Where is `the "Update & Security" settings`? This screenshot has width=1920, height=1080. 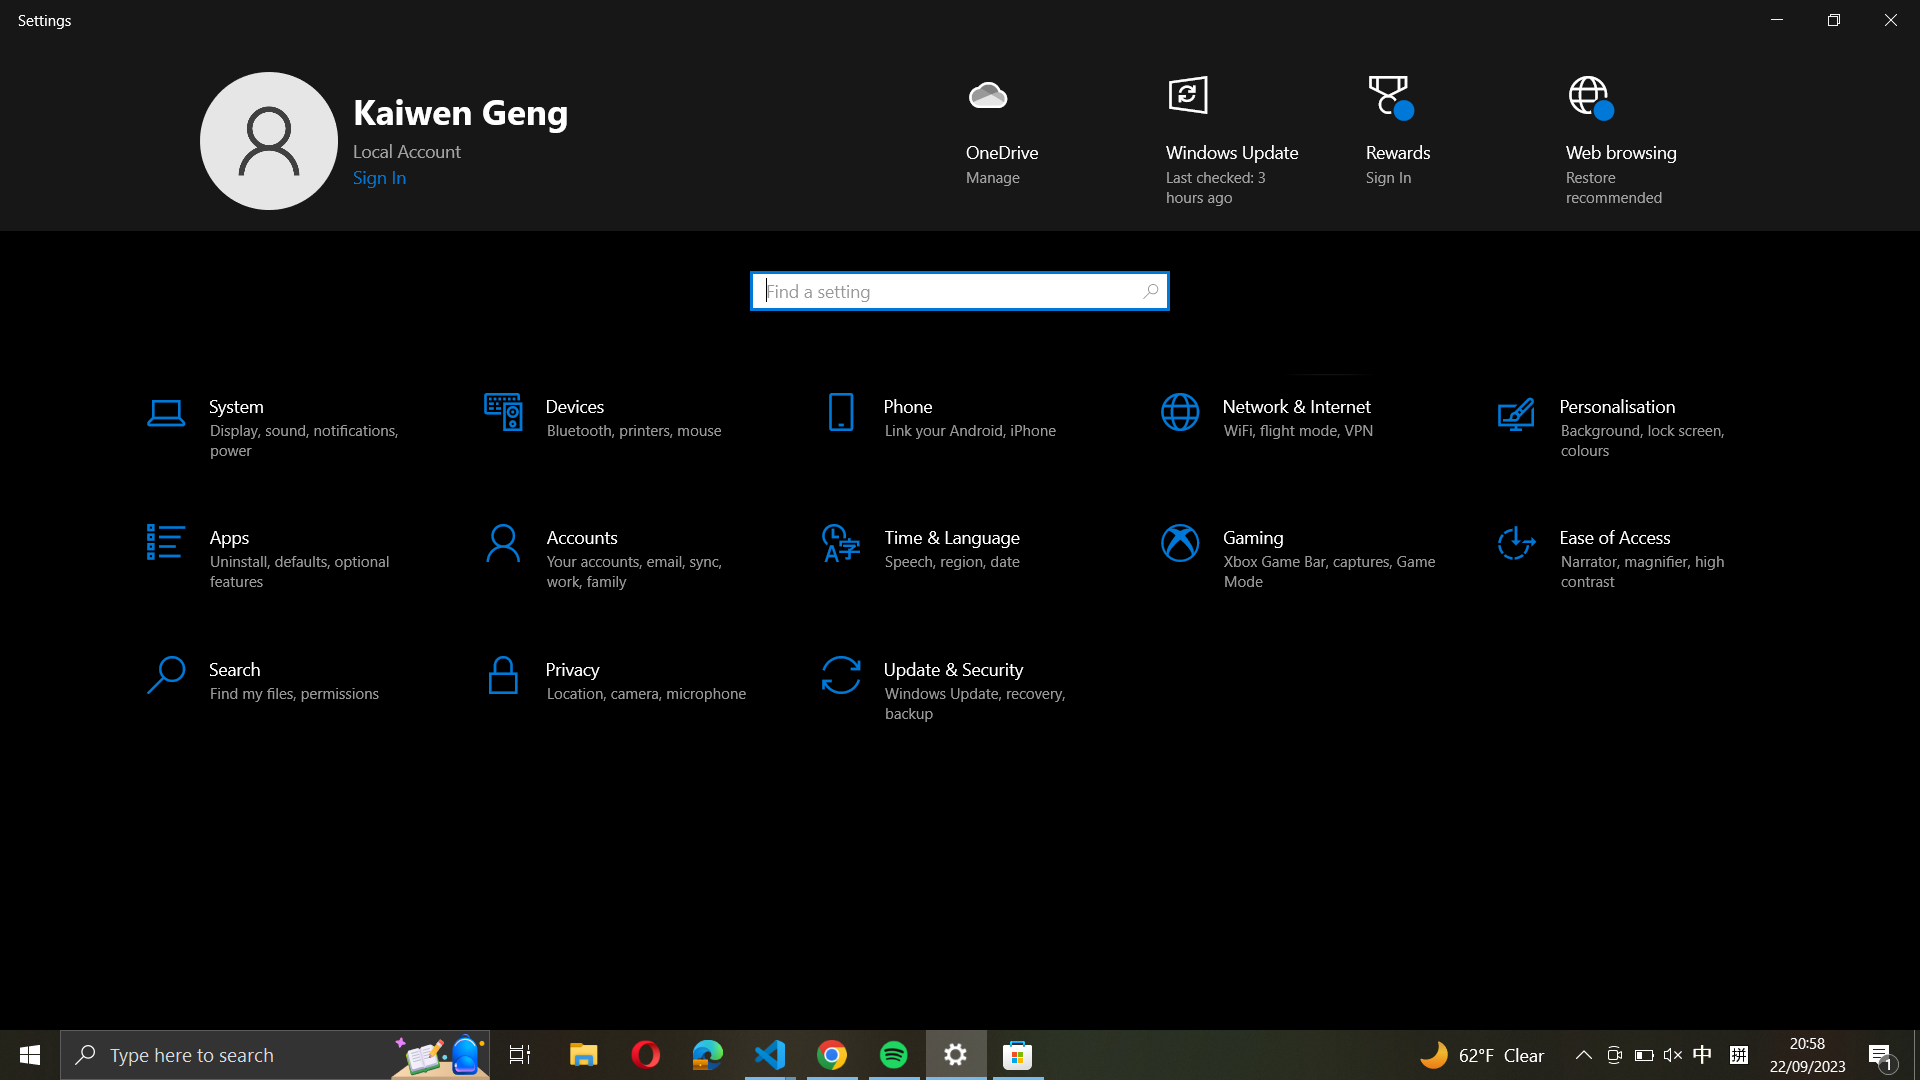
the "Update & Security" settings is located at coordinates (961, 684).